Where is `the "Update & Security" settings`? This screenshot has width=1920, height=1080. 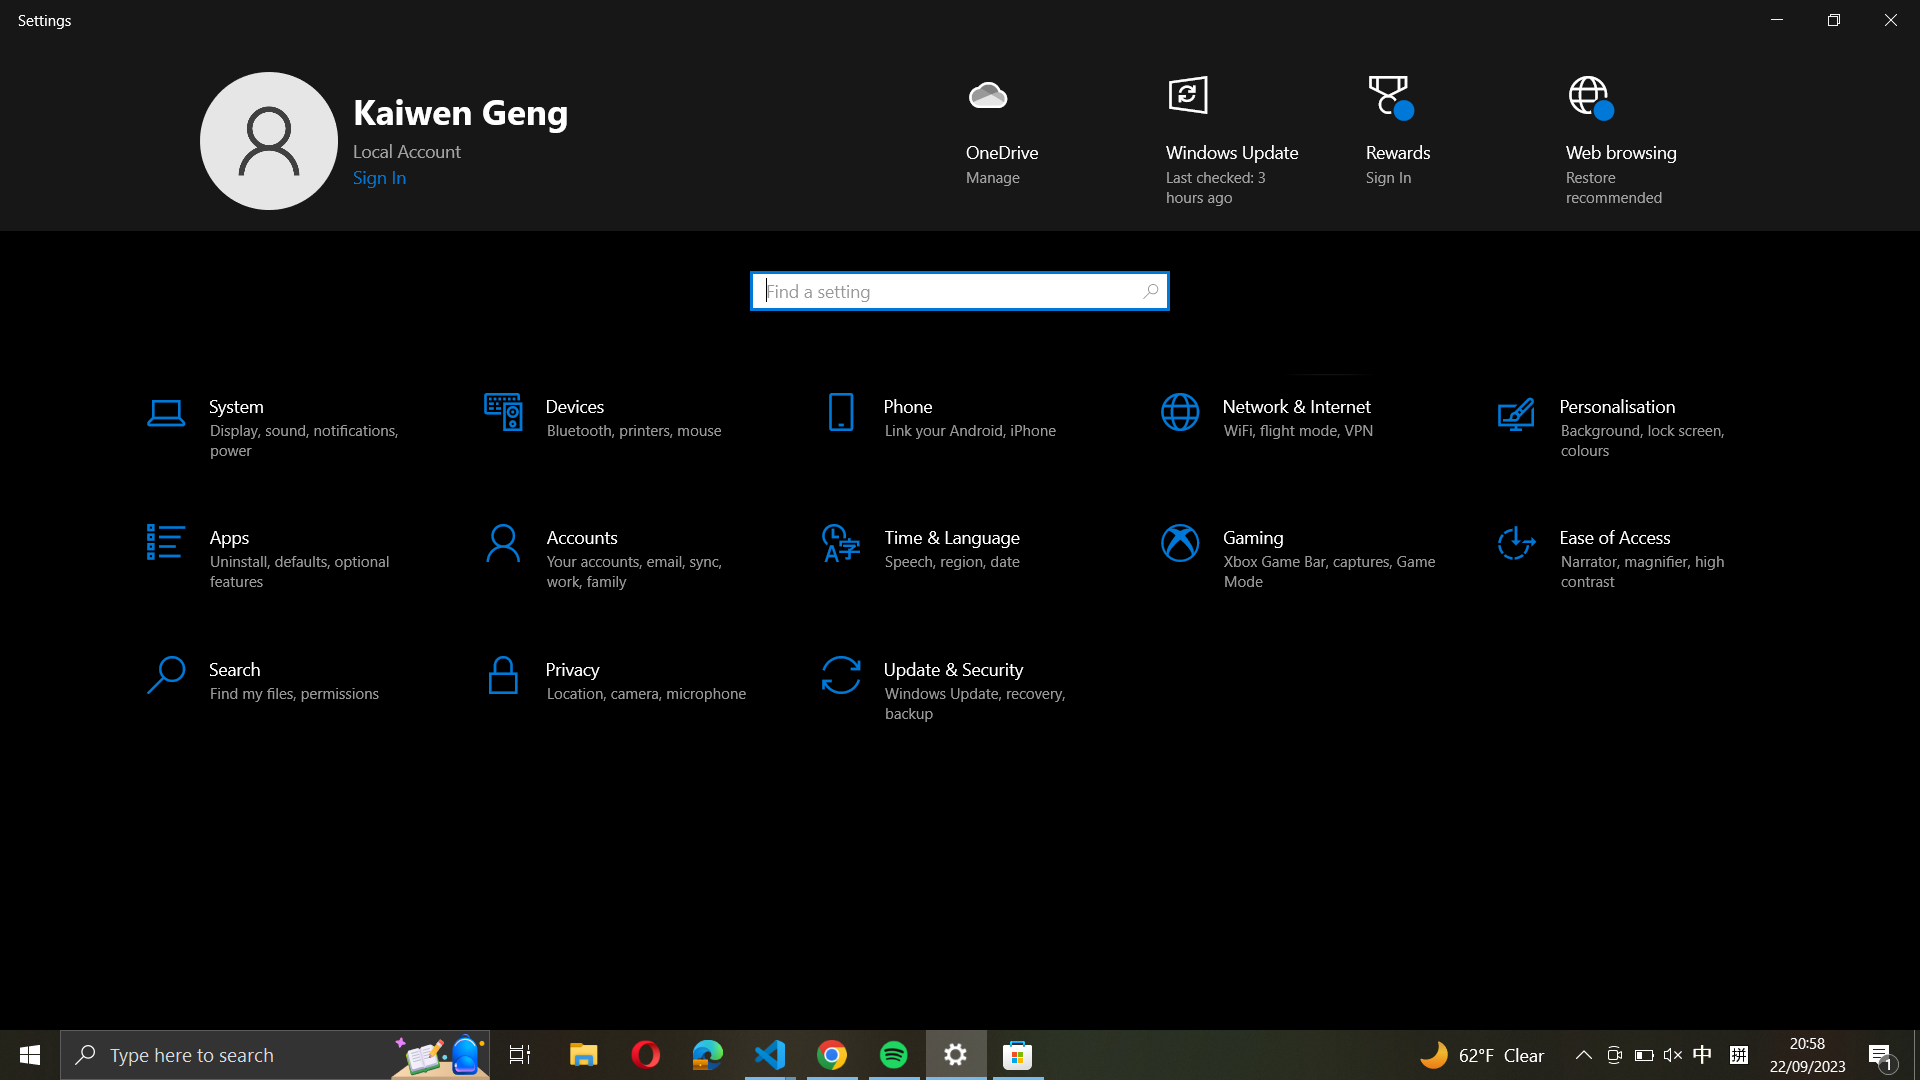
the "Update & Security" settings is located at coordinates (961, 684).